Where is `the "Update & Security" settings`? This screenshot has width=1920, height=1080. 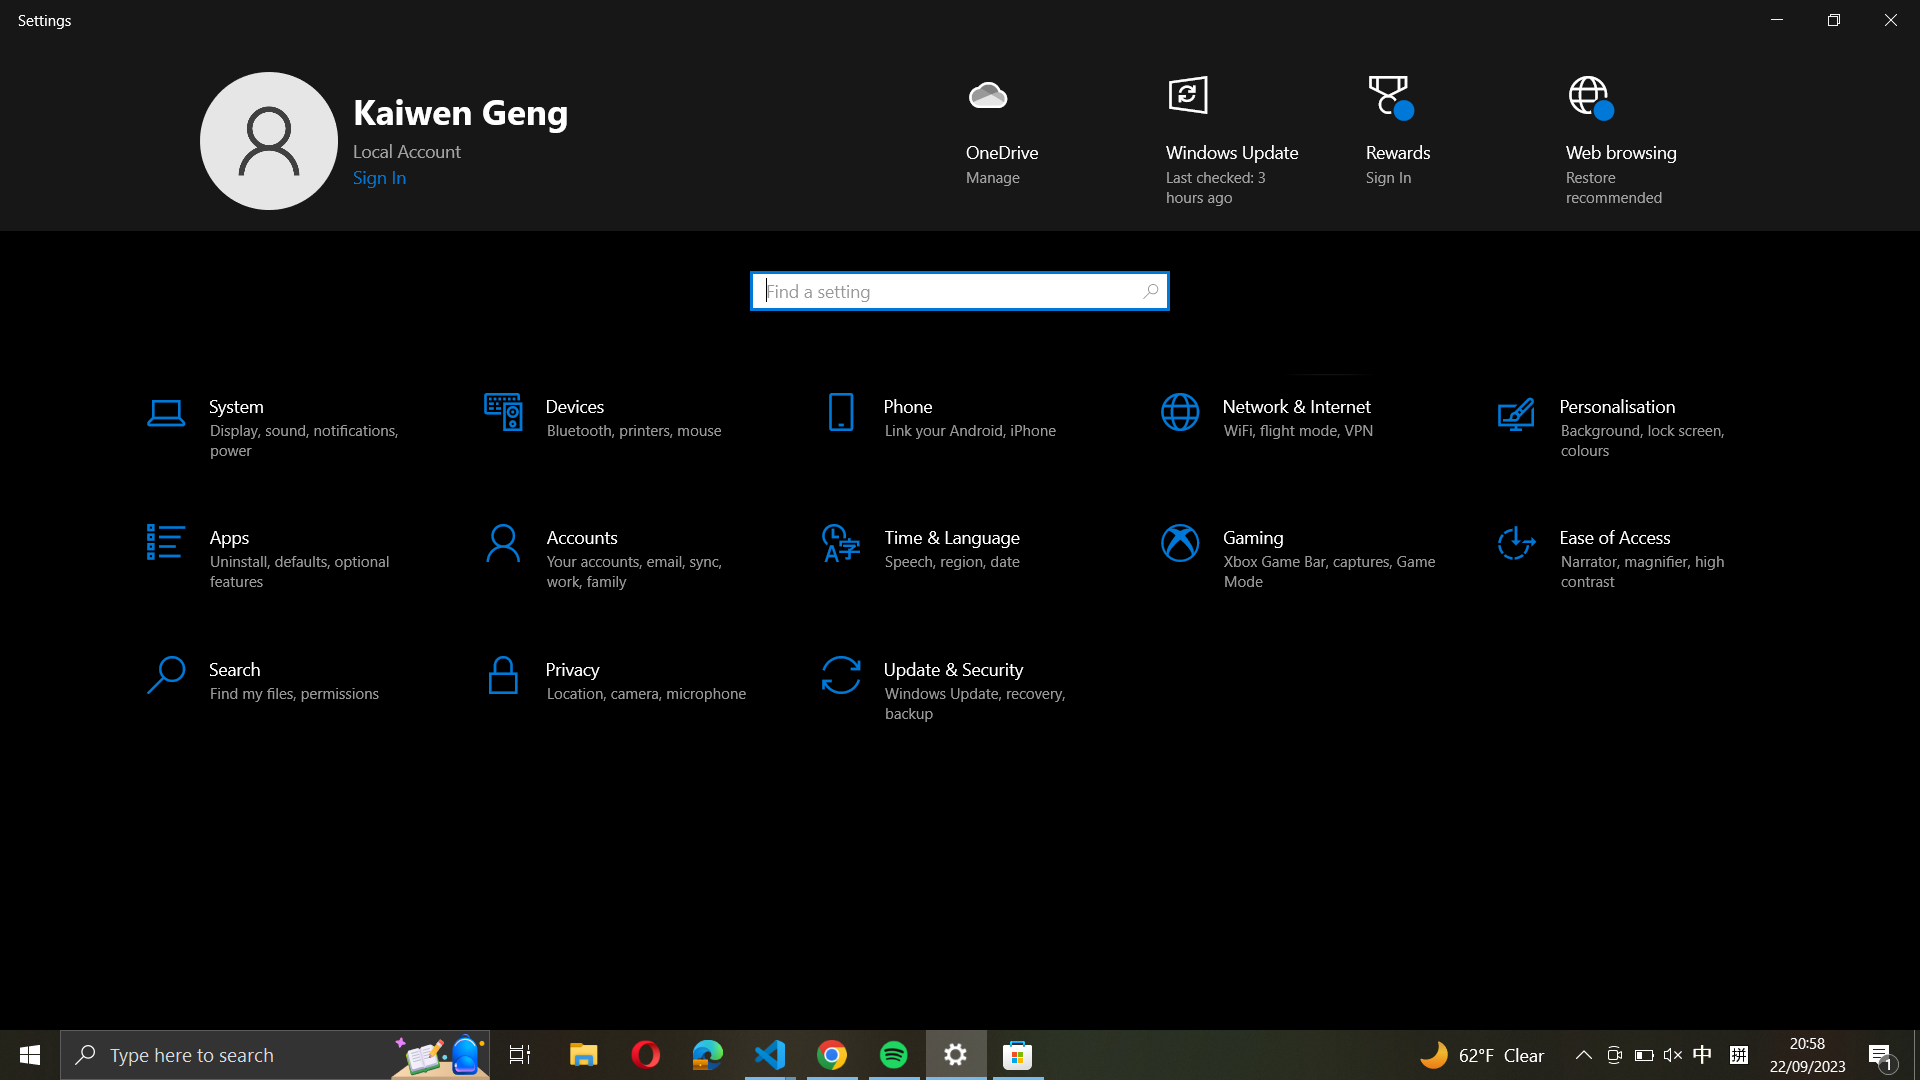
the "Update & Security" settings is located at coordinates (961, 684).